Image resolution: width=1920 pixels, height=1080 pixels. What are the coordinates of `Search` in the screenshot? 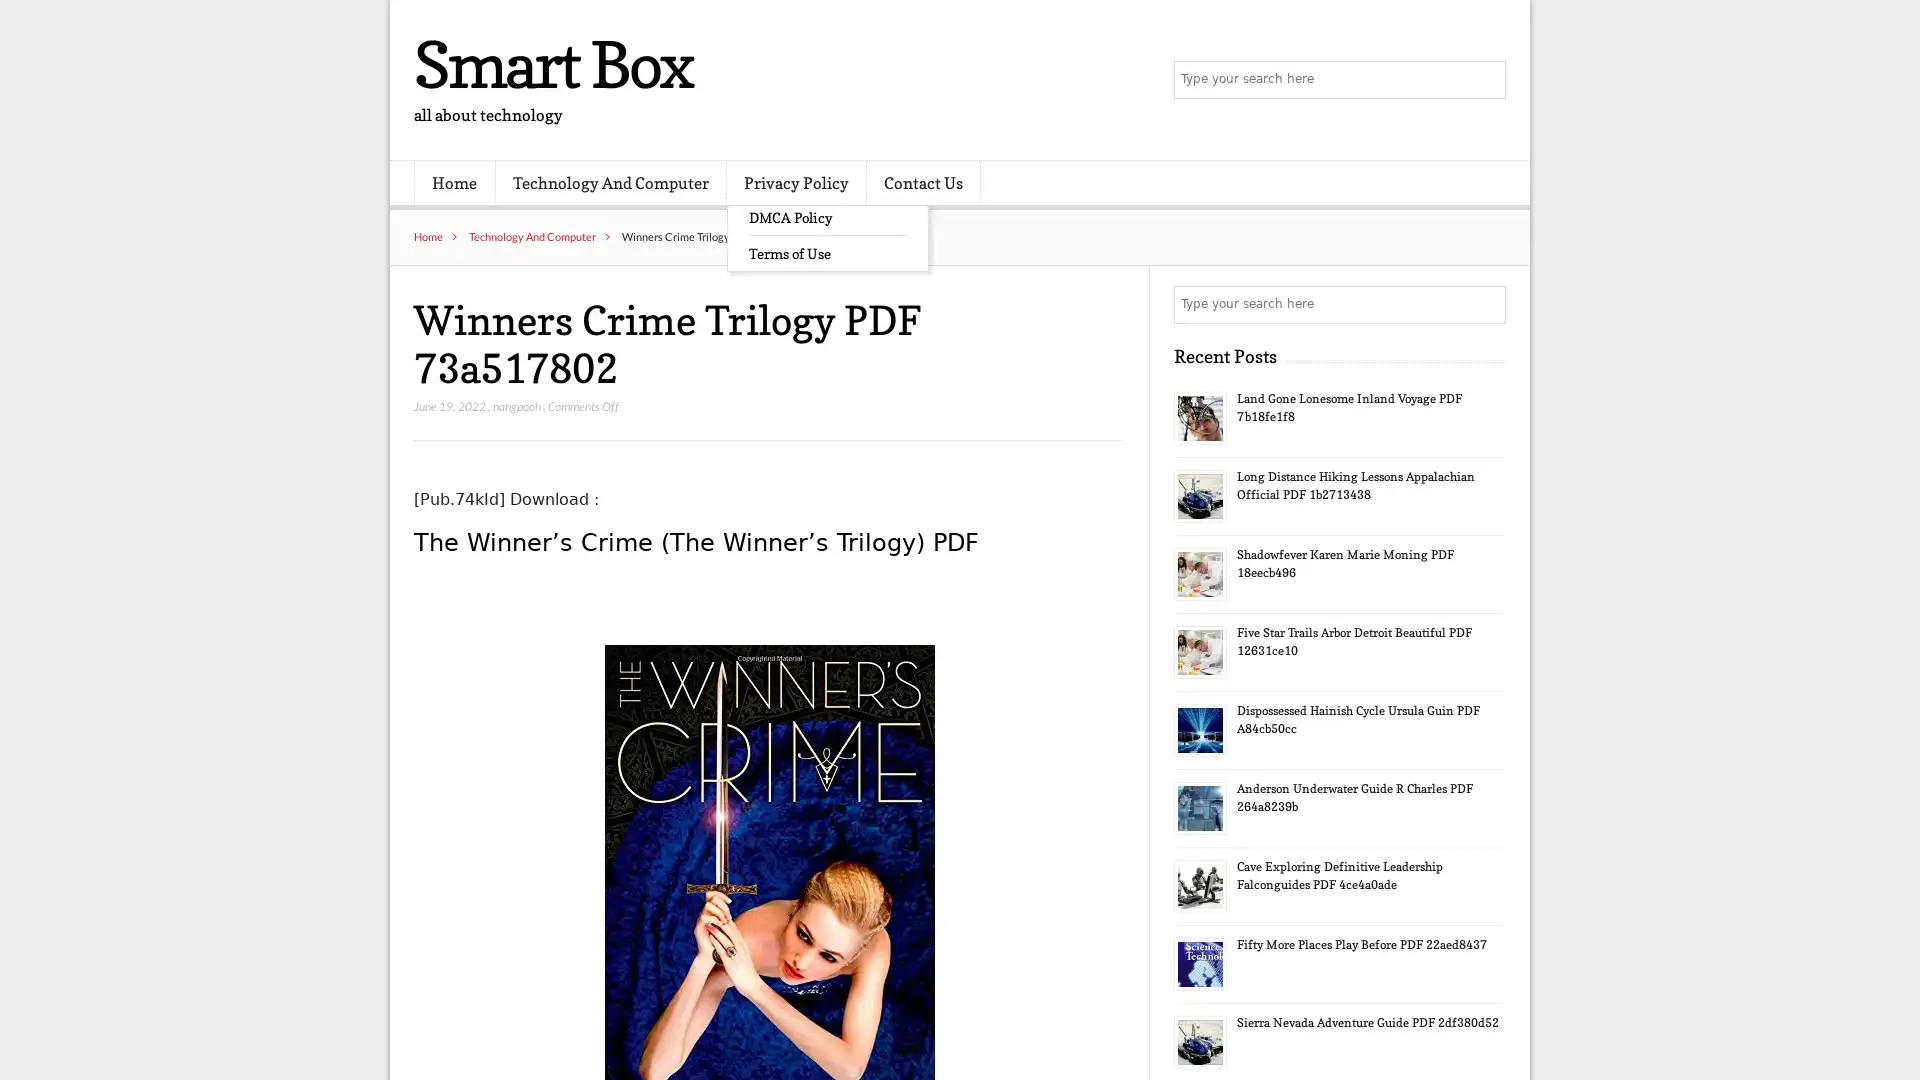 It's located at (1485, 304).